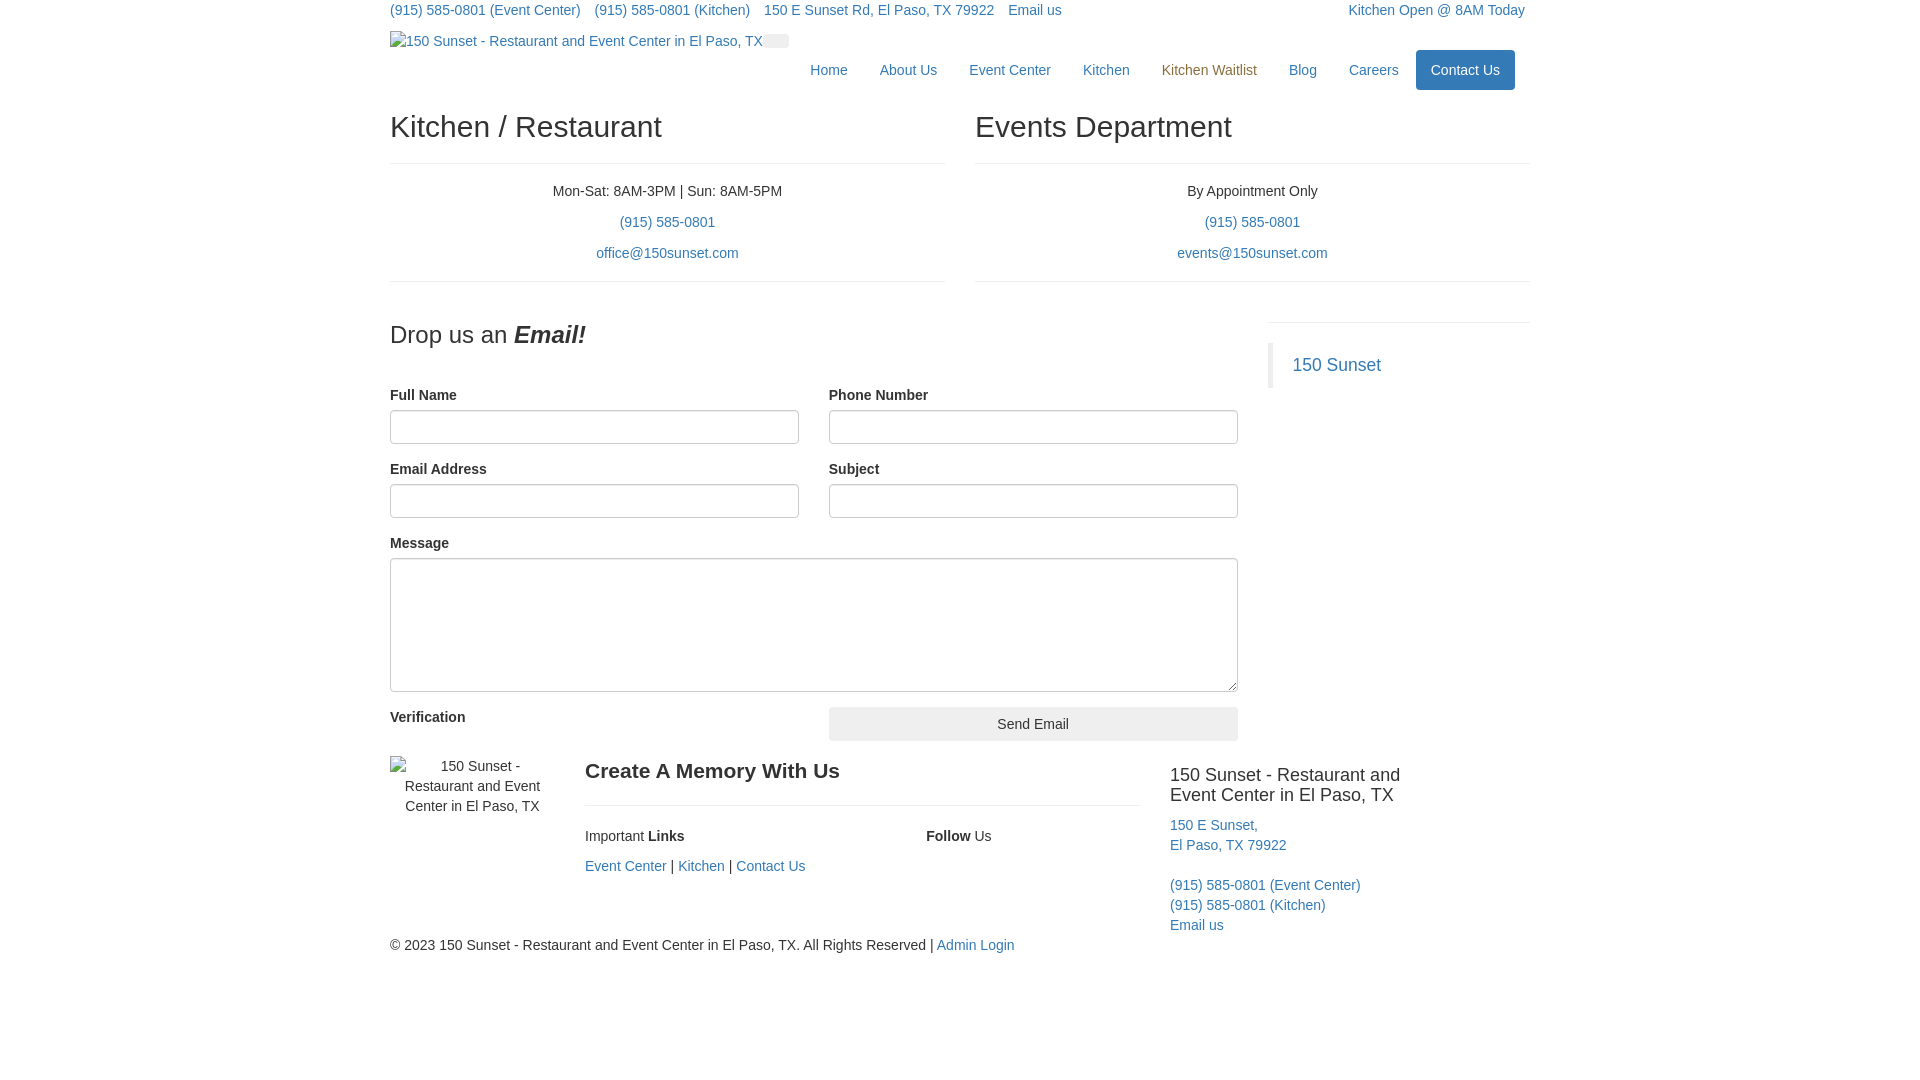  What do you see at coordinates (624, 865) in the screenshot?
I see `'Event Center'` at bounding box center [624, 865].